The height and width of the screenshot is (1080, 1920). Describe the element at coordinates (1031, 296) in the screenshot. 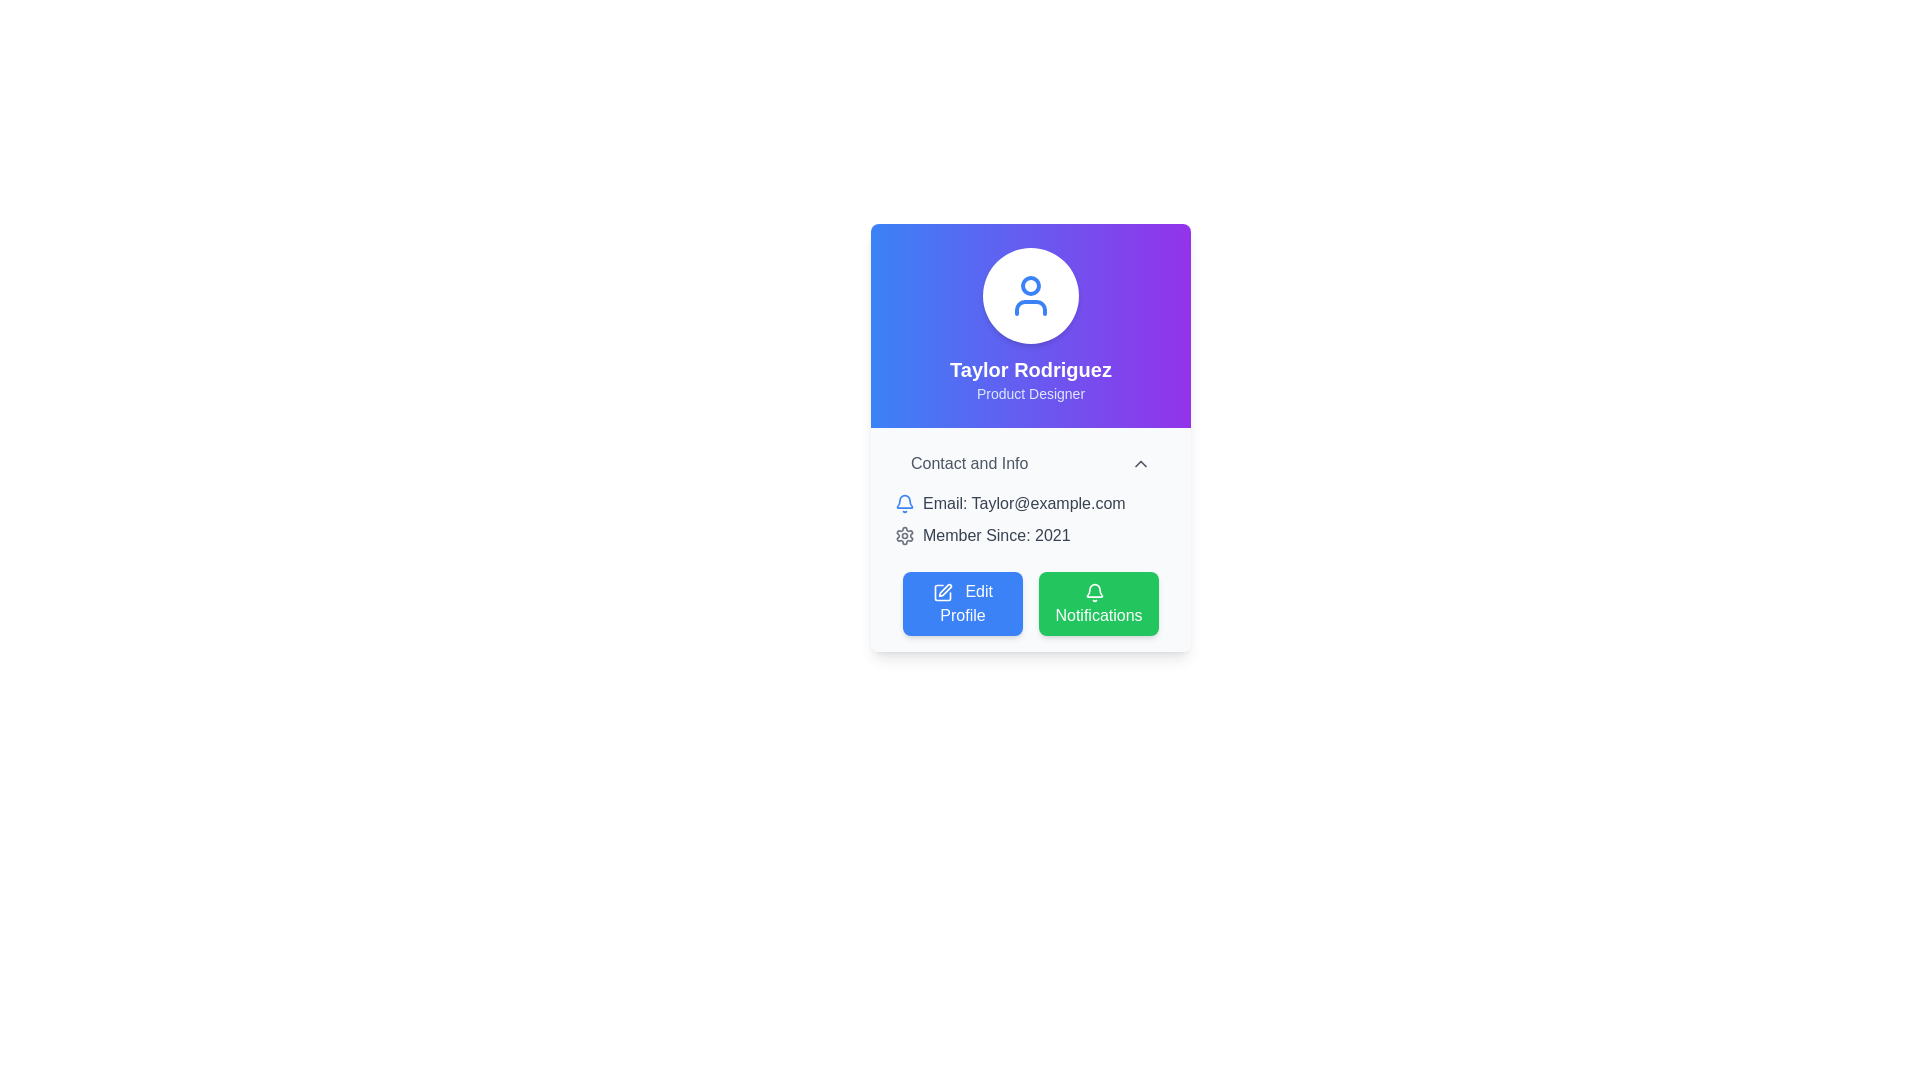

I see `the blue-colored user silhouette icon located at the center-top of the profile card, which is the sole component in its rounded background area` at that location.